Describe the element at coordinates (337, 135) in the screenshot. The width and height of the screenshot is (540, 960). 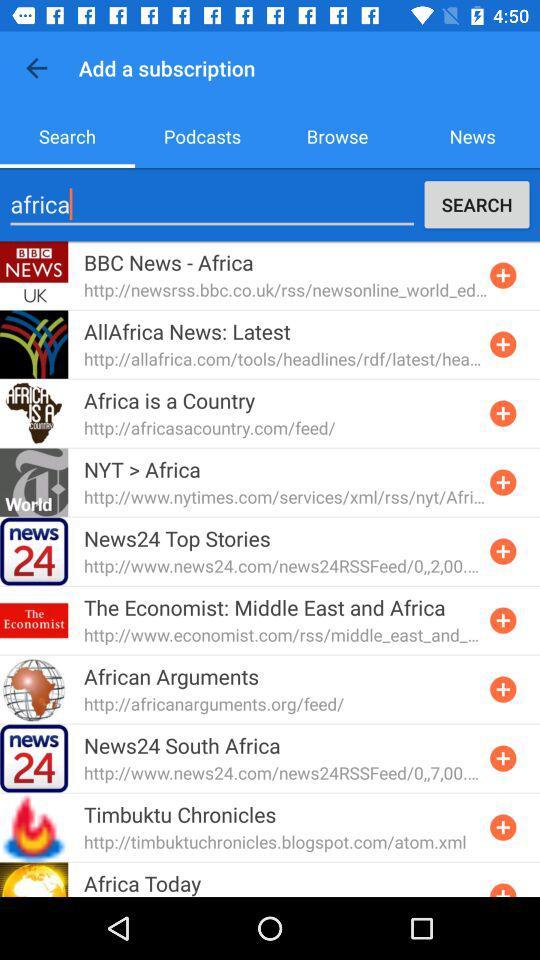
I see `icon next to the podcasts icon` at that location.